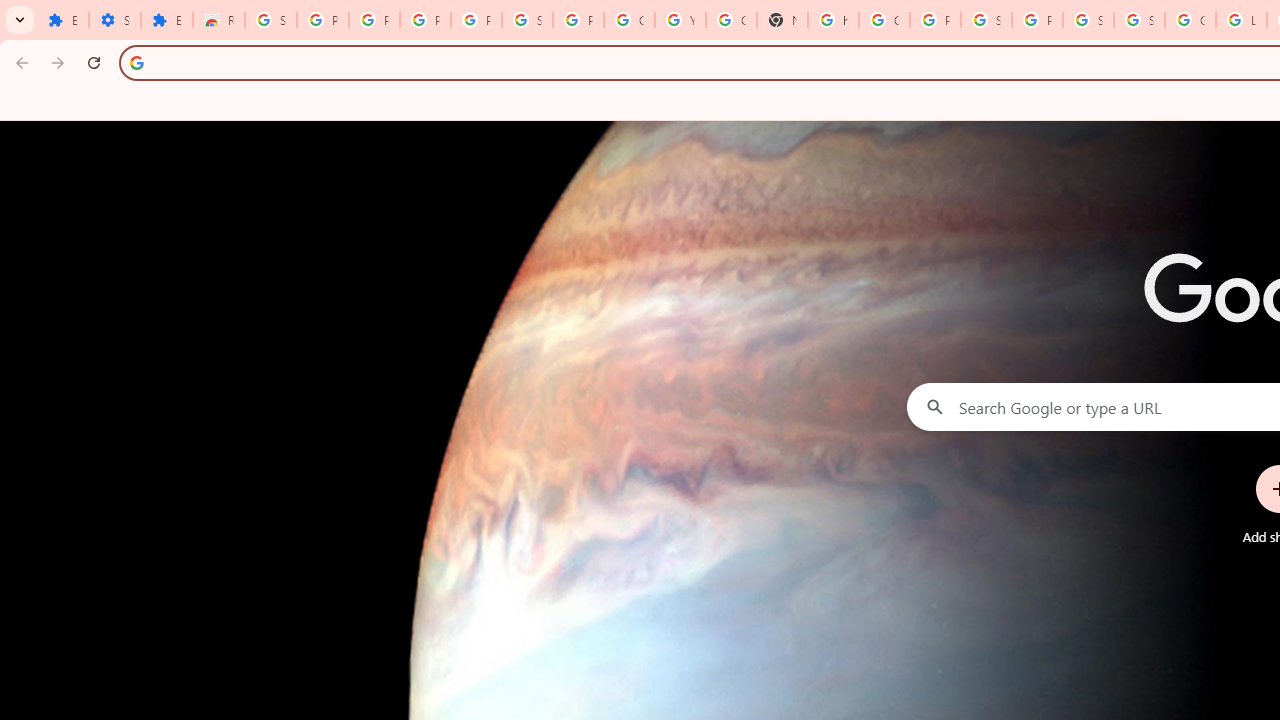 This screenshot has height=720, width=1280. Describe the element at coordinates (1139, 20) in the screenshot. I see `'Sign in - Google Accounts'` at that location.